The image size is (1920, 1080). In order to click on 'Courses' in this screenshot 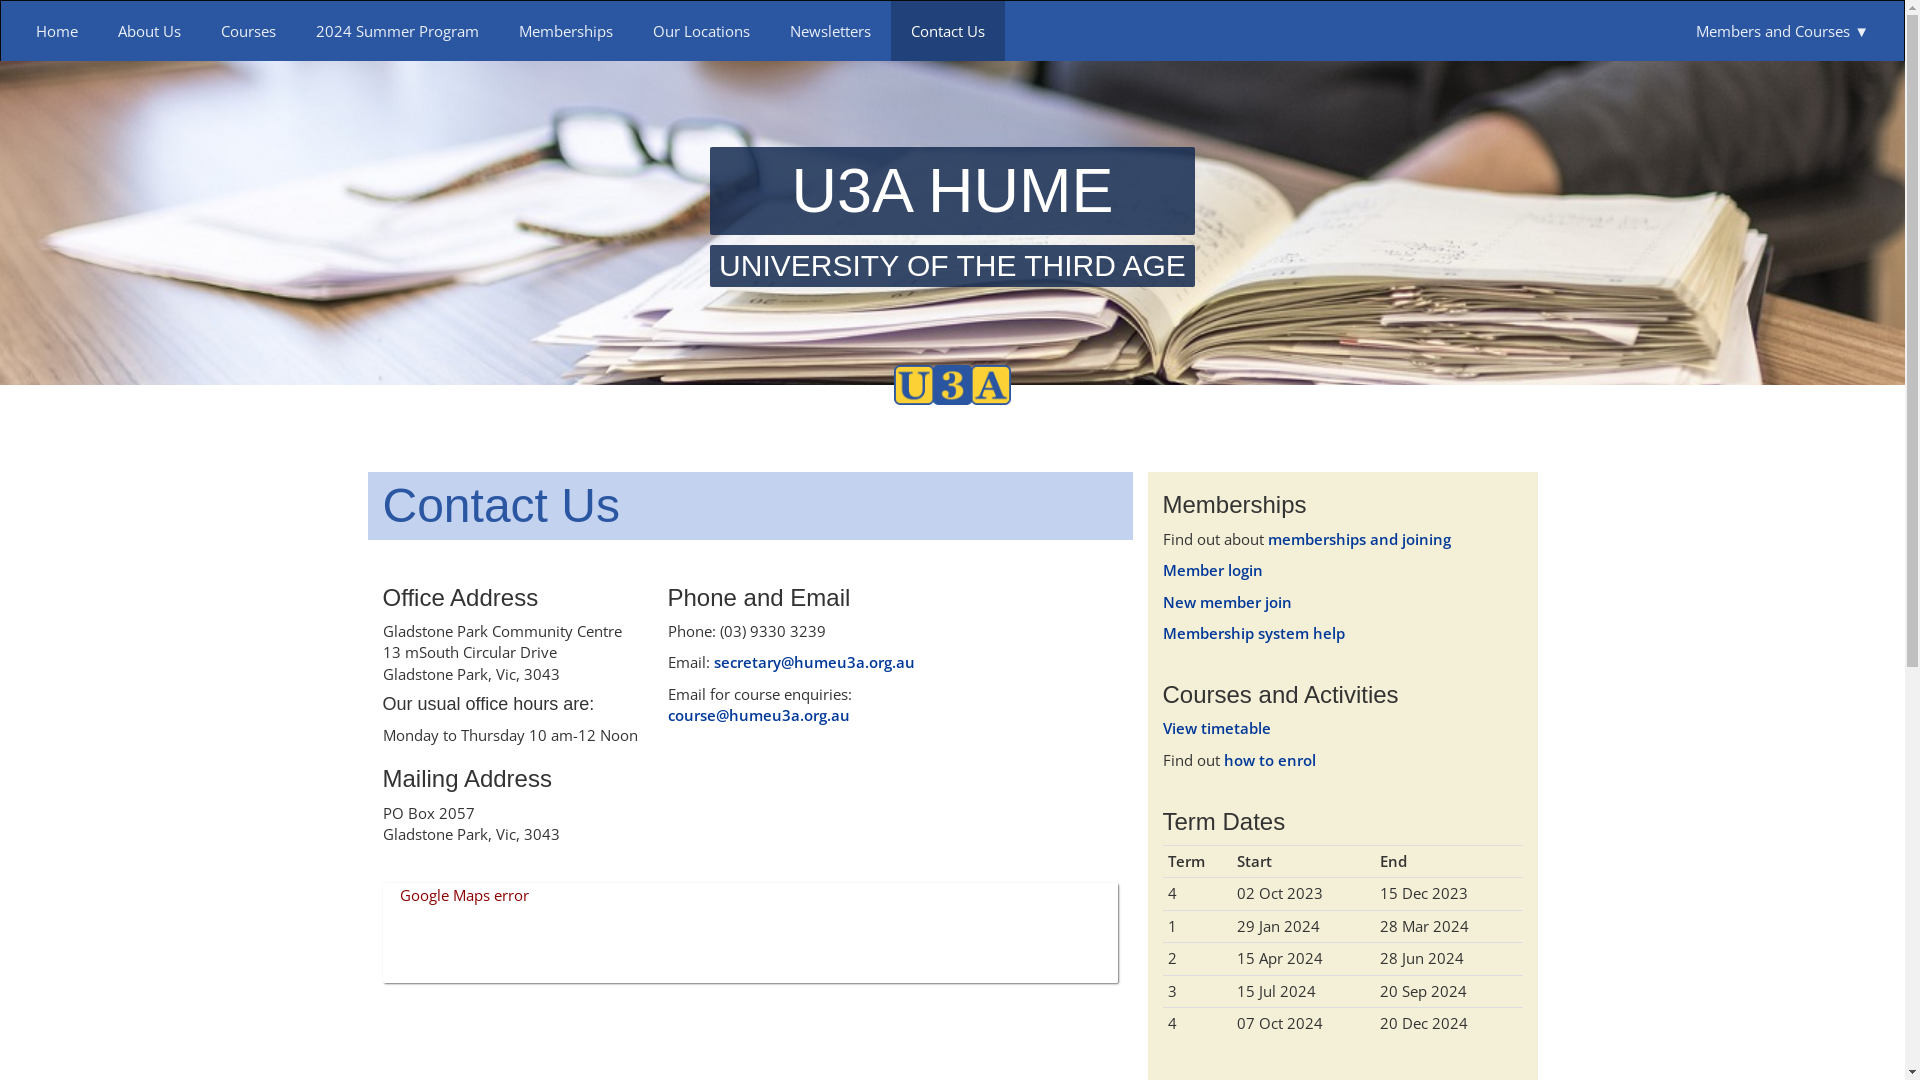, I will do `click(247, 30)`.